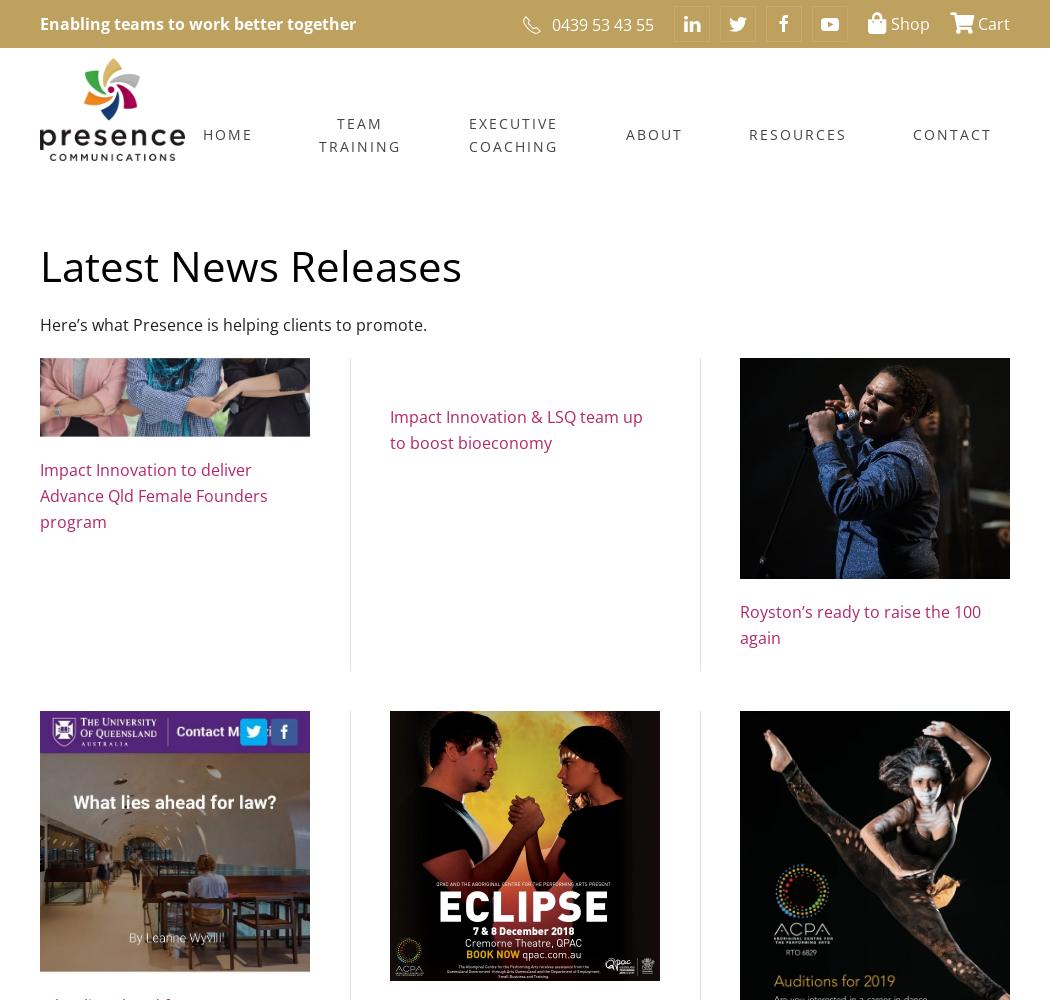 Image resolution: width=1050 pixels, height=1000 pixels. Describe the element at coordinates (154, 494) in the screenshot. I see `'Impact Innovation to deliver Advance Qld Female Founders program'` at that location.